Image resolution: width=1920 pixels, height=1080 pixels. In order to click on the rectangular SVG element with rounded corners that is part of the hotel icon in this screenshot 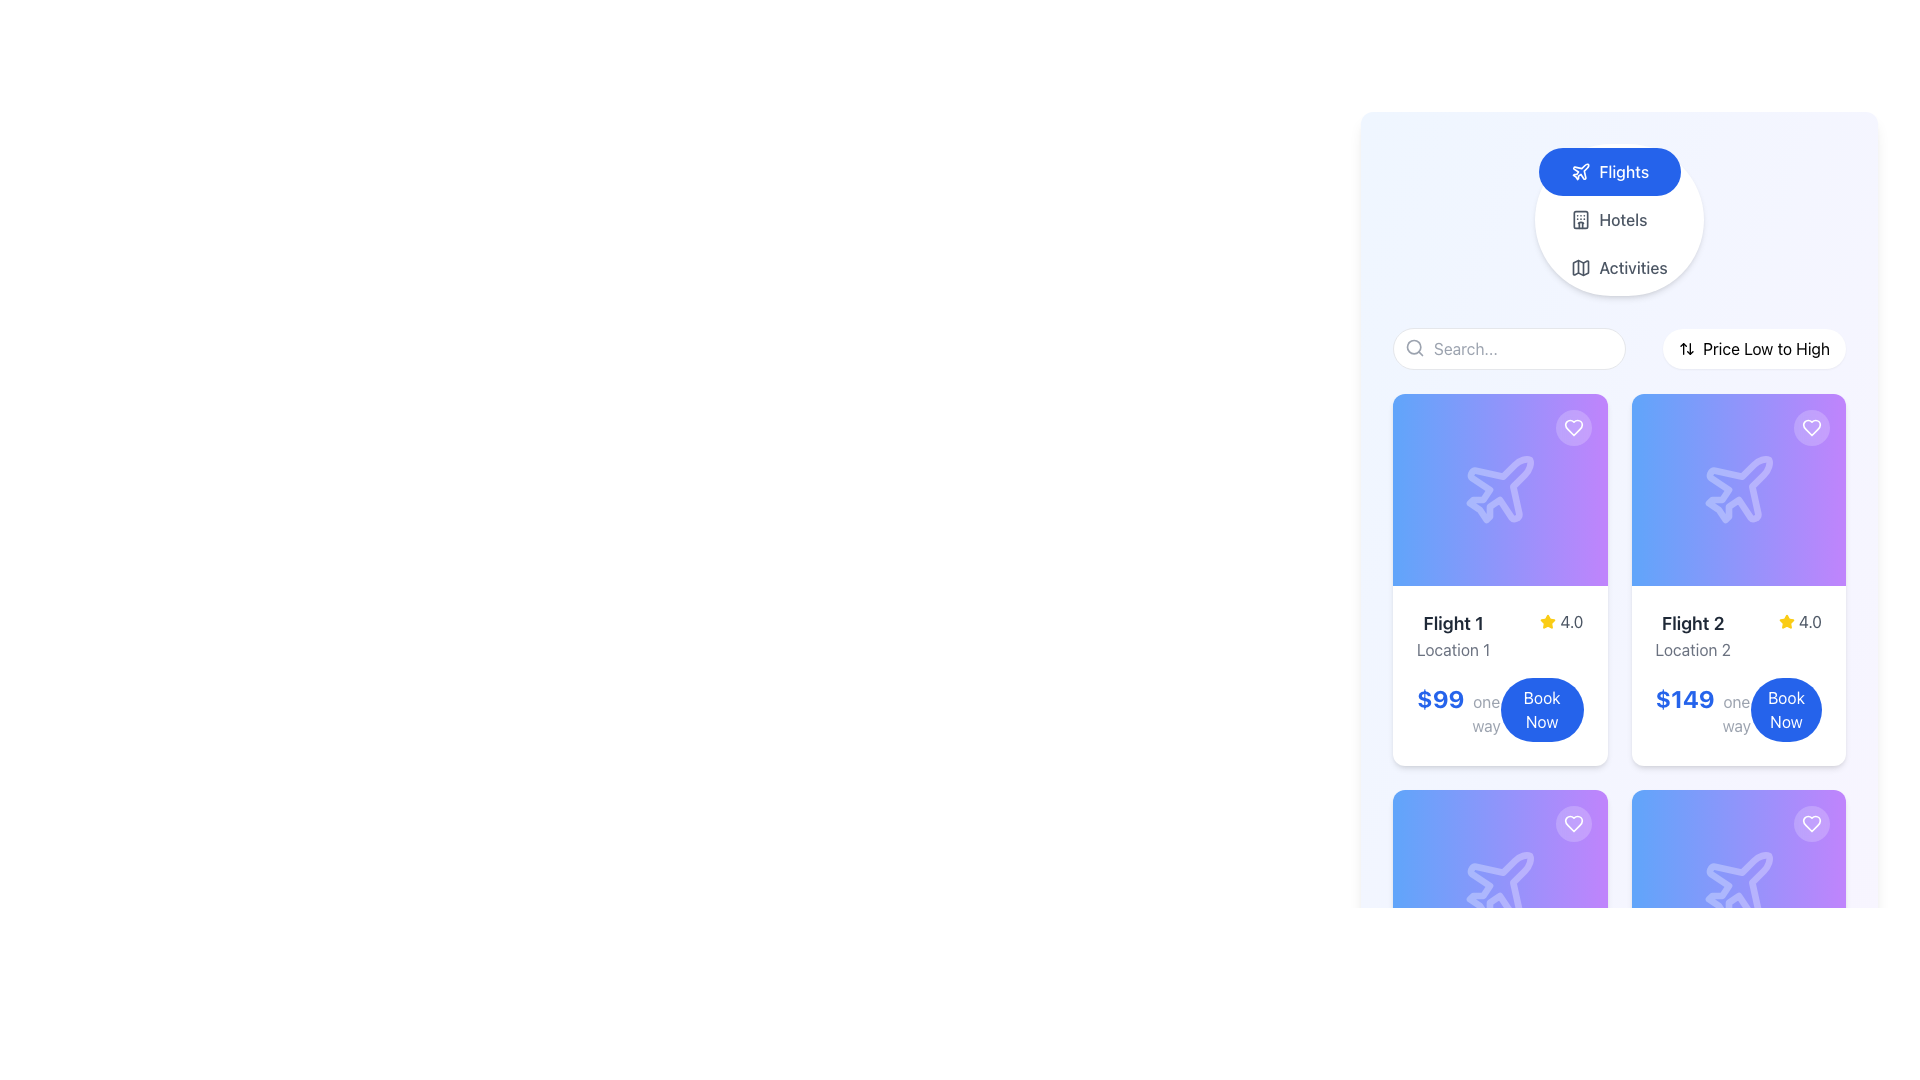, I will do `click(1580, 219)`.